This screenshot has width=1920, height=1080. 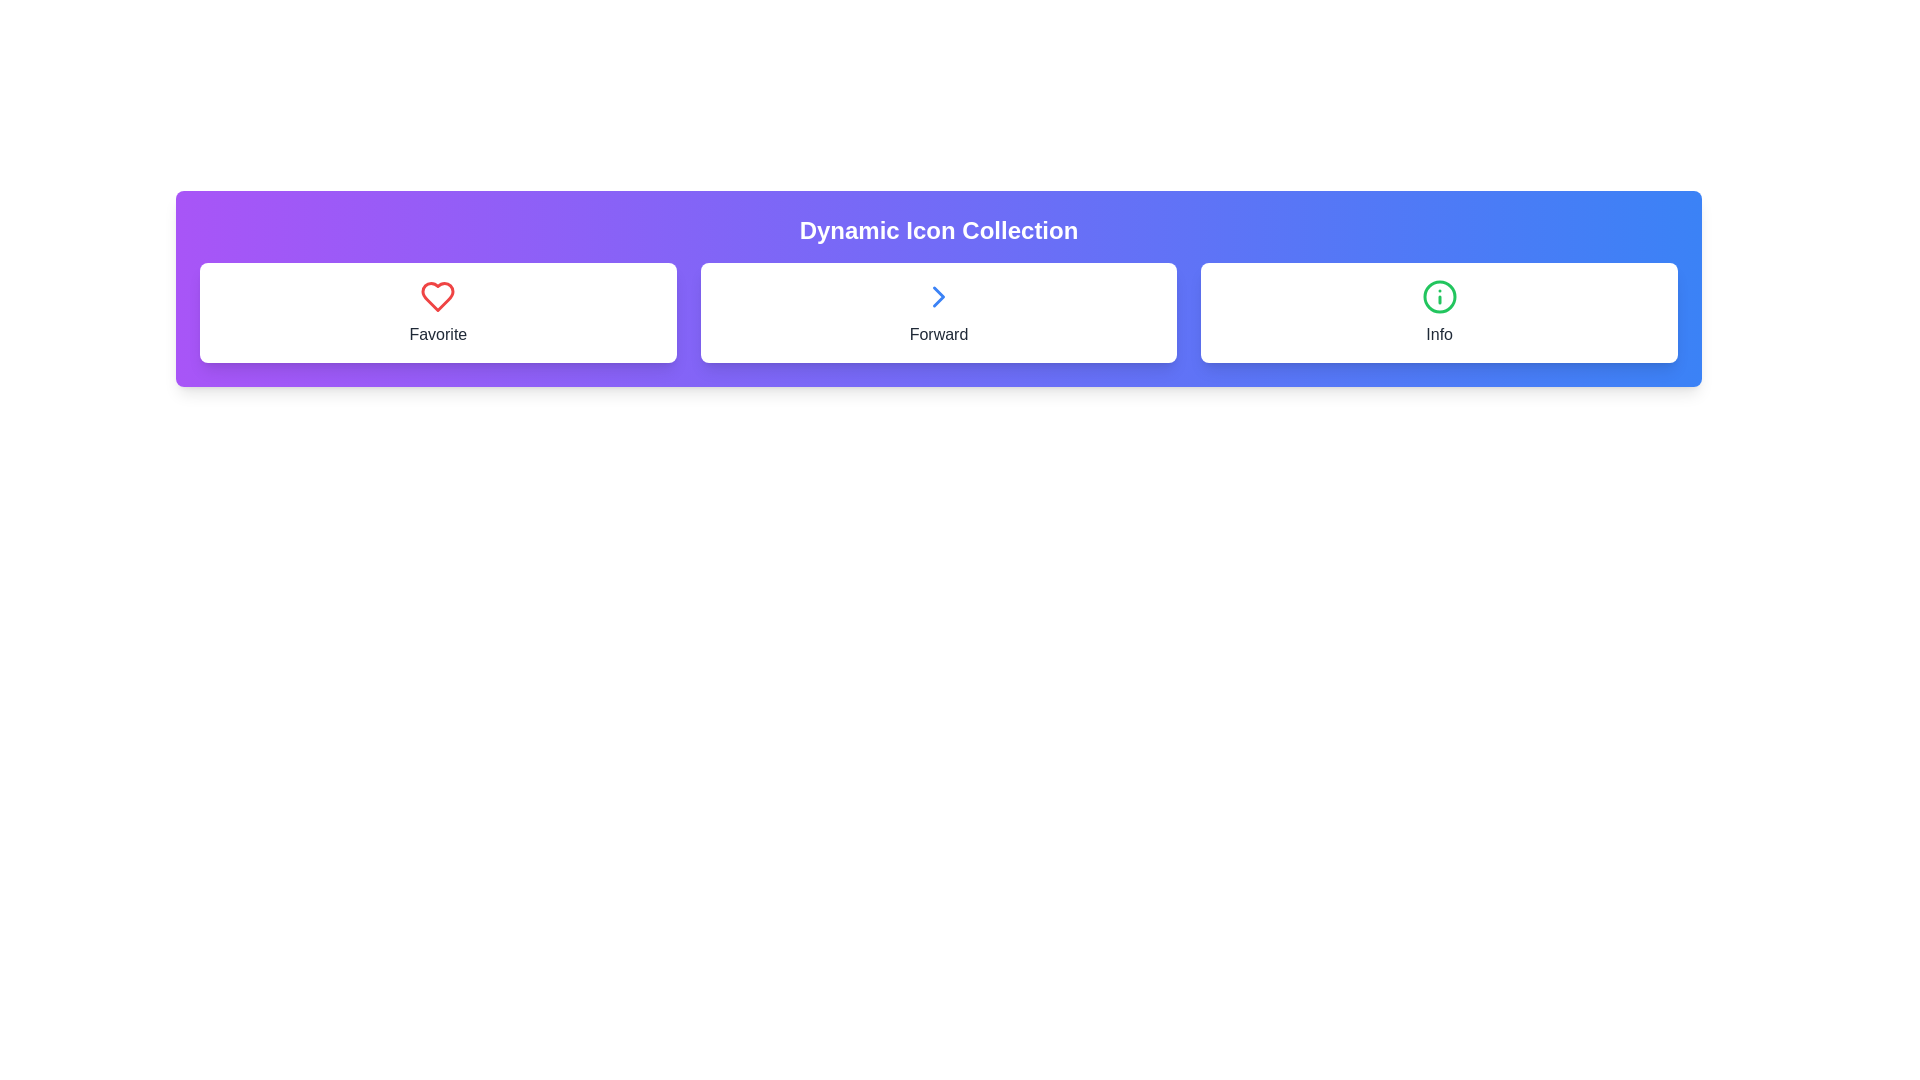 I want to click on the rightward-pointing chevron icon within the 'Forward' card, which is styled in blue and represents a simple geometric line design, so click(x=938, y=297).